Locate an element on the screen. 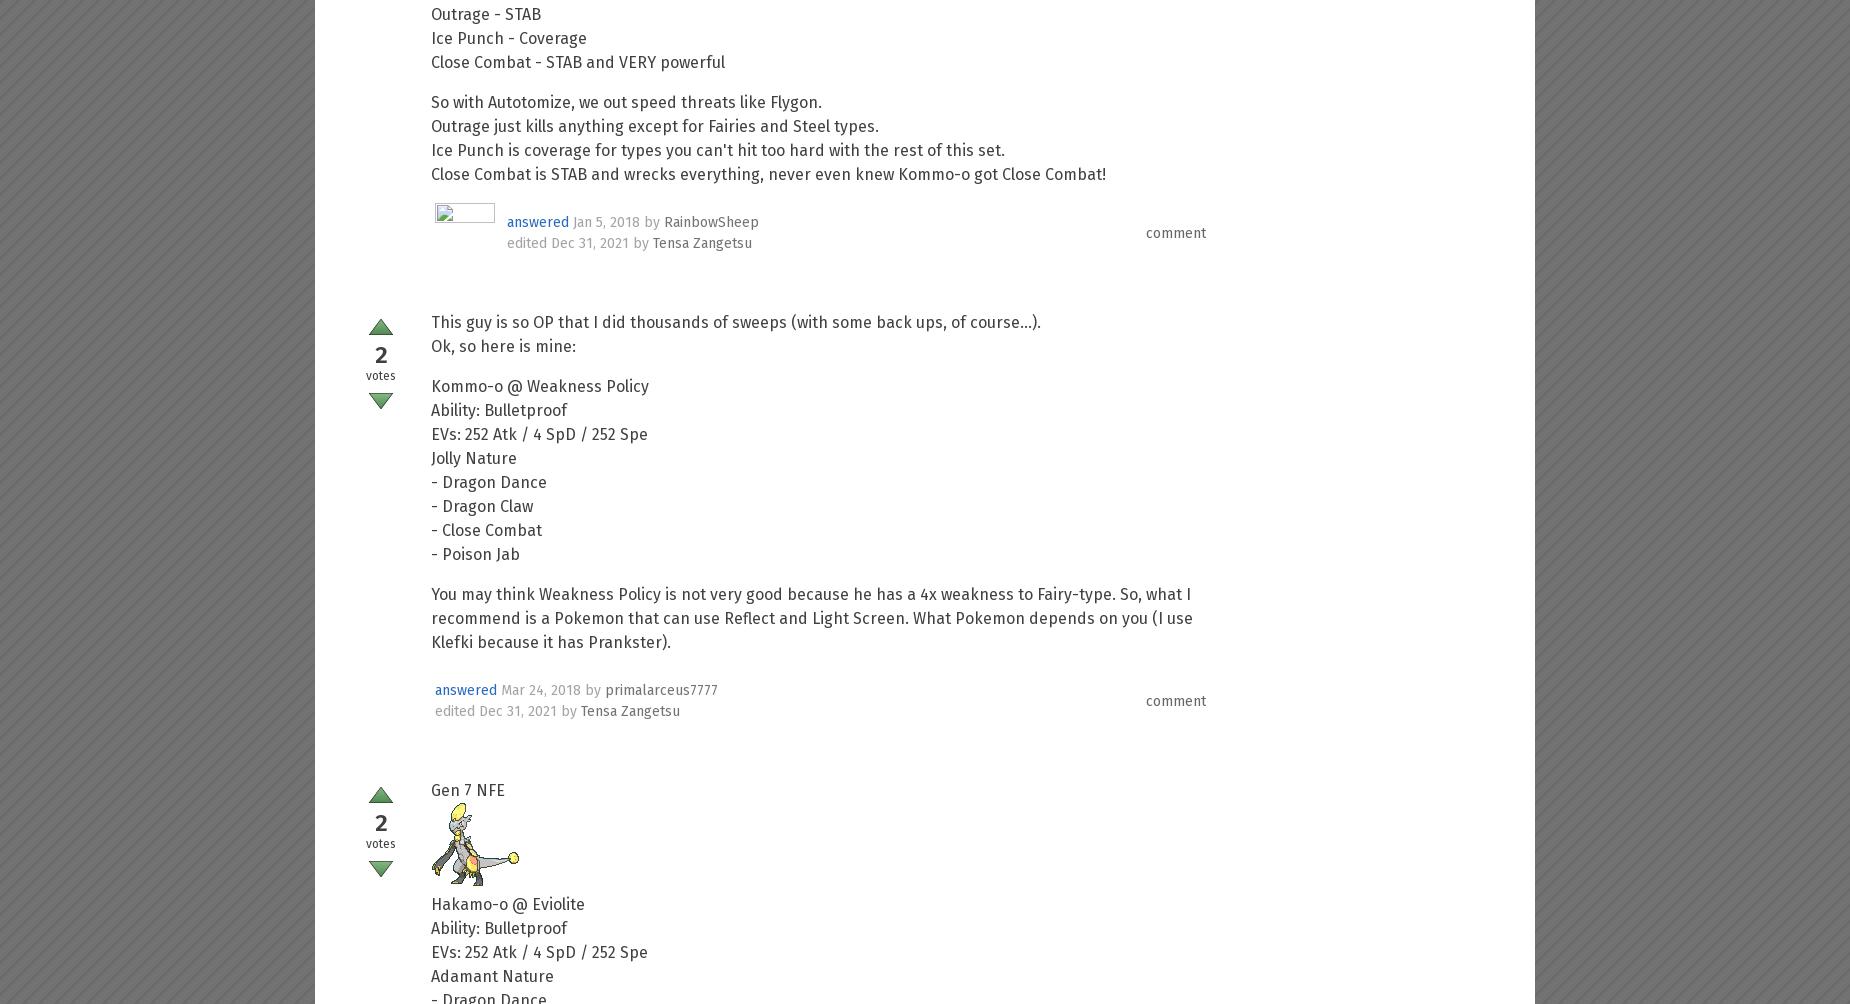 The width and height of the screenshot is (1850, 1004). 'RainbowSheep' is located at coordinates (711, 221).